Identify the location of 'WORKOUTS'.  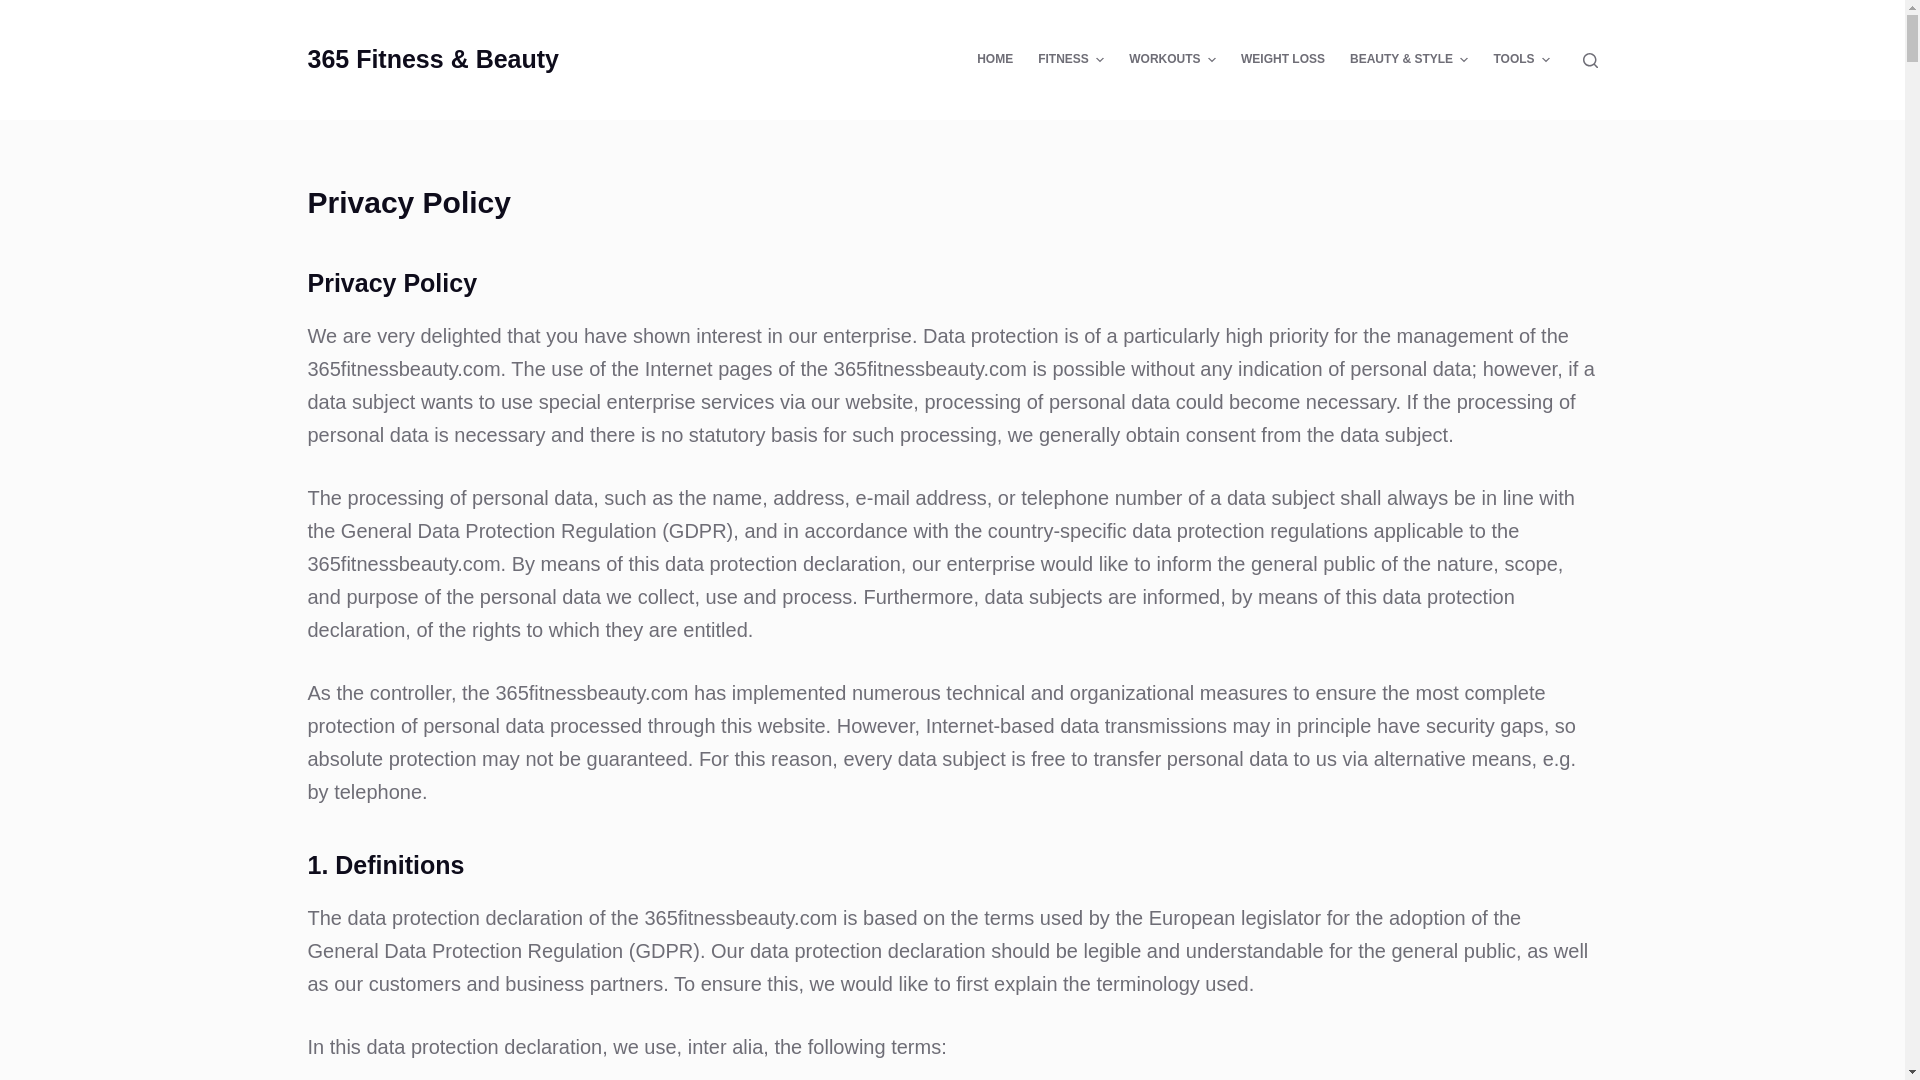
(1172, 59).